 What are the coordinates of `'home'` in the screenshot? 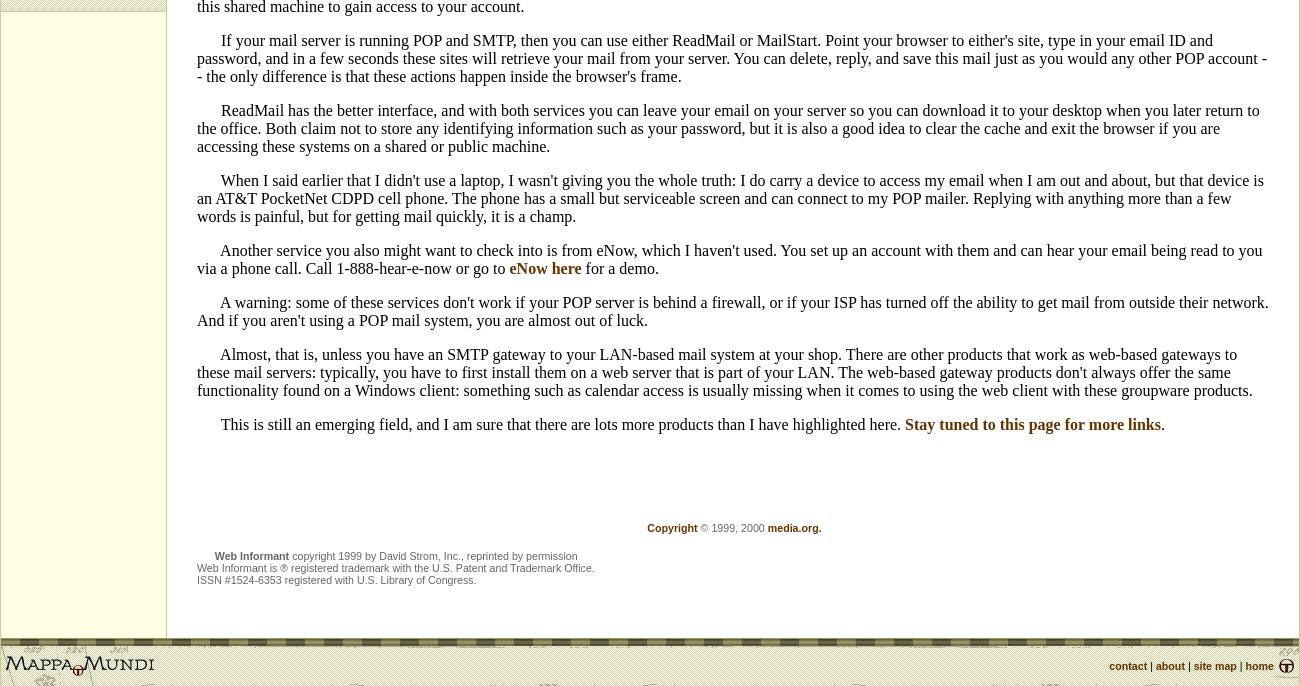 It's located at (1259, 665).